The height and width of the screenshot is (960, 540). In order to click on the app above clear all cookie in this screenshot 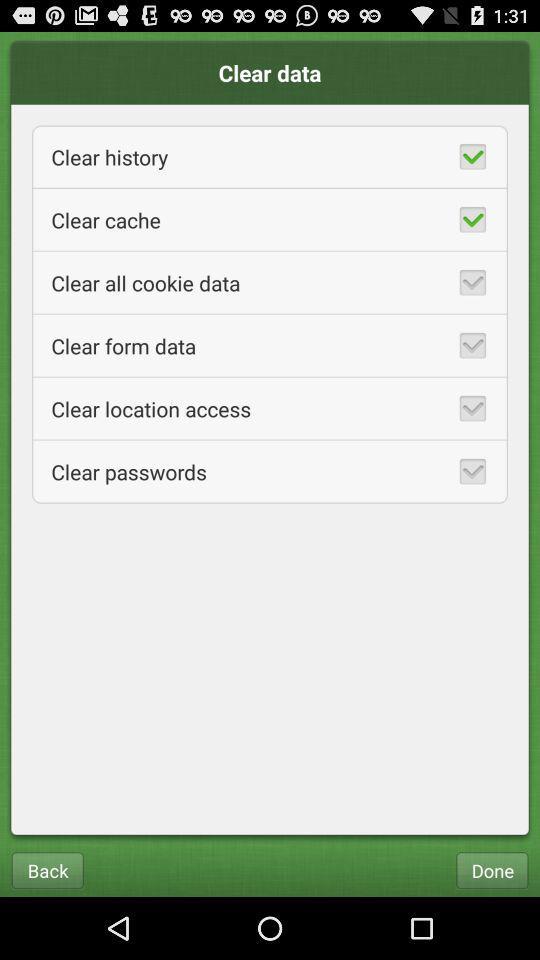, I will do `click(270, 219)`.